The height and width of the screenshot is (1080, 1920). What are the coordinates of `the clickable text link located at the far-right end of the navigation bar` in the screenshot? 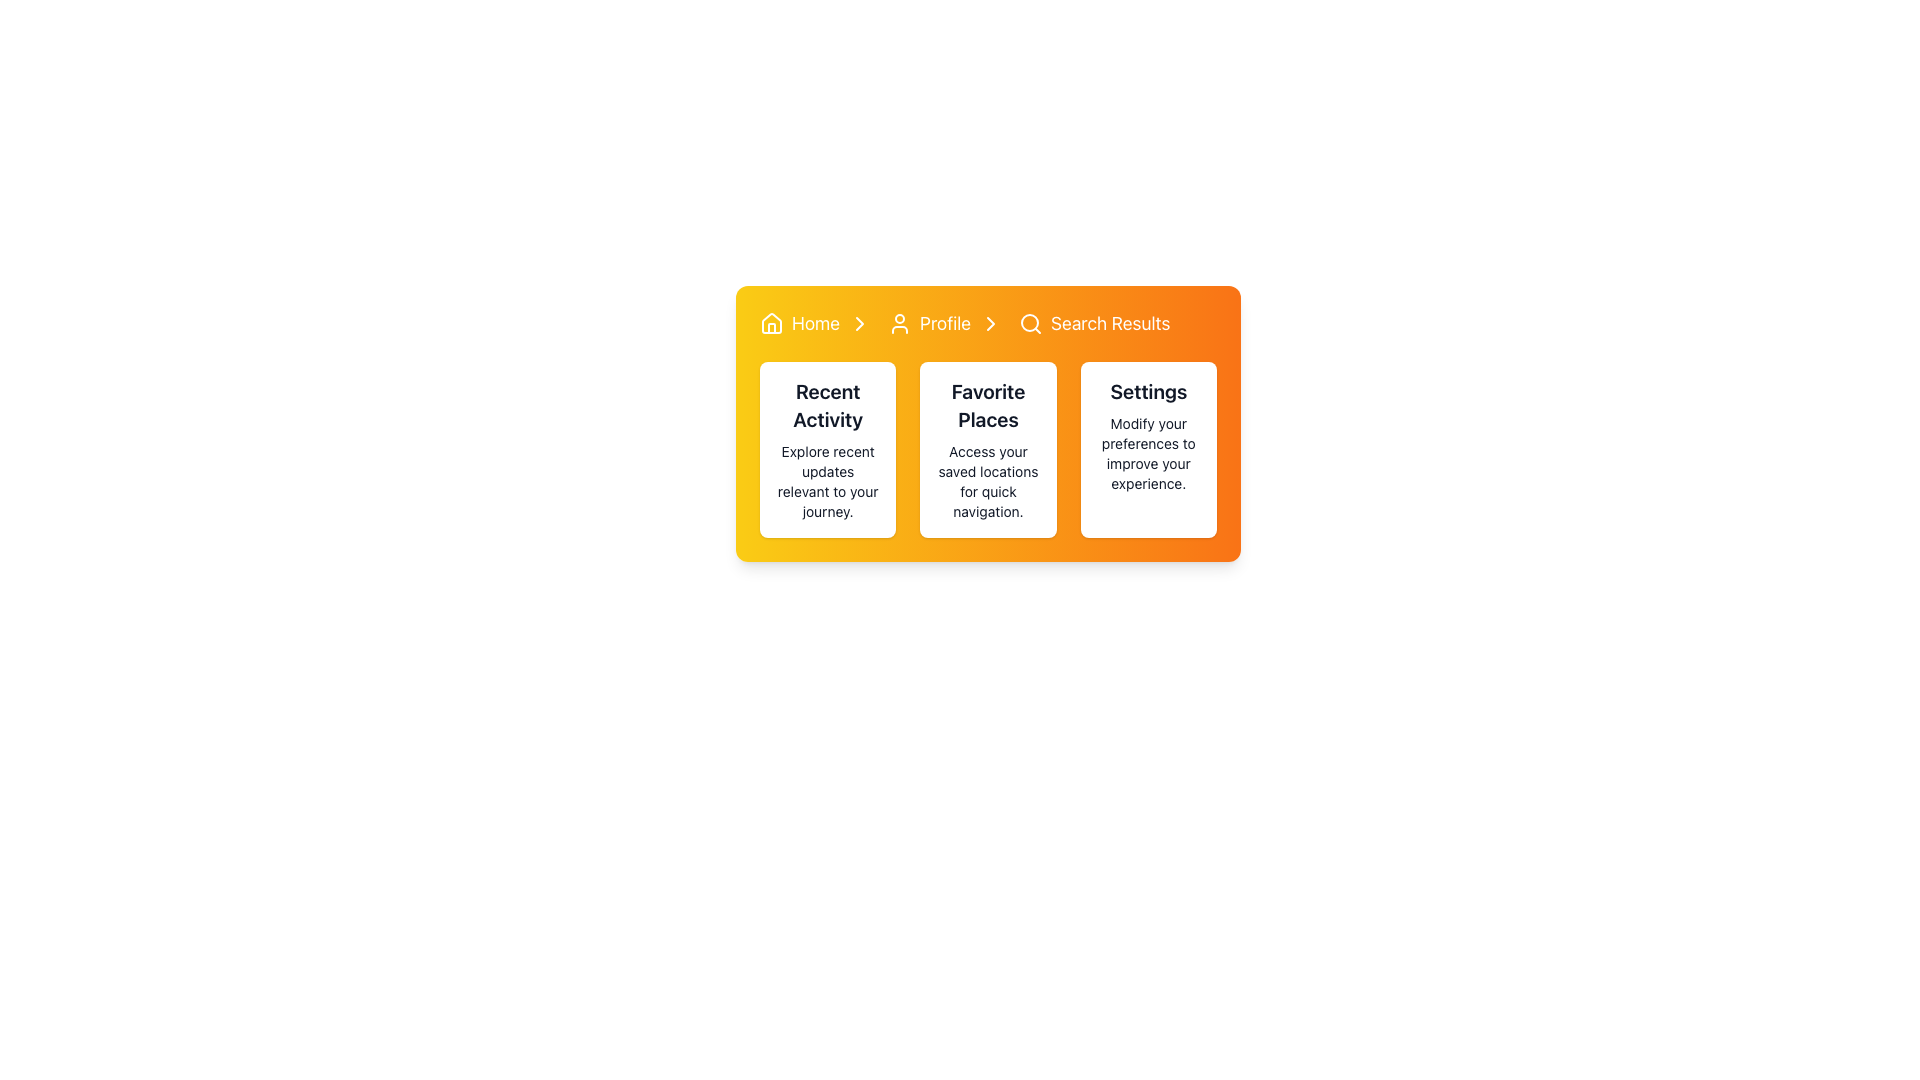 It's located at (1109, 323).